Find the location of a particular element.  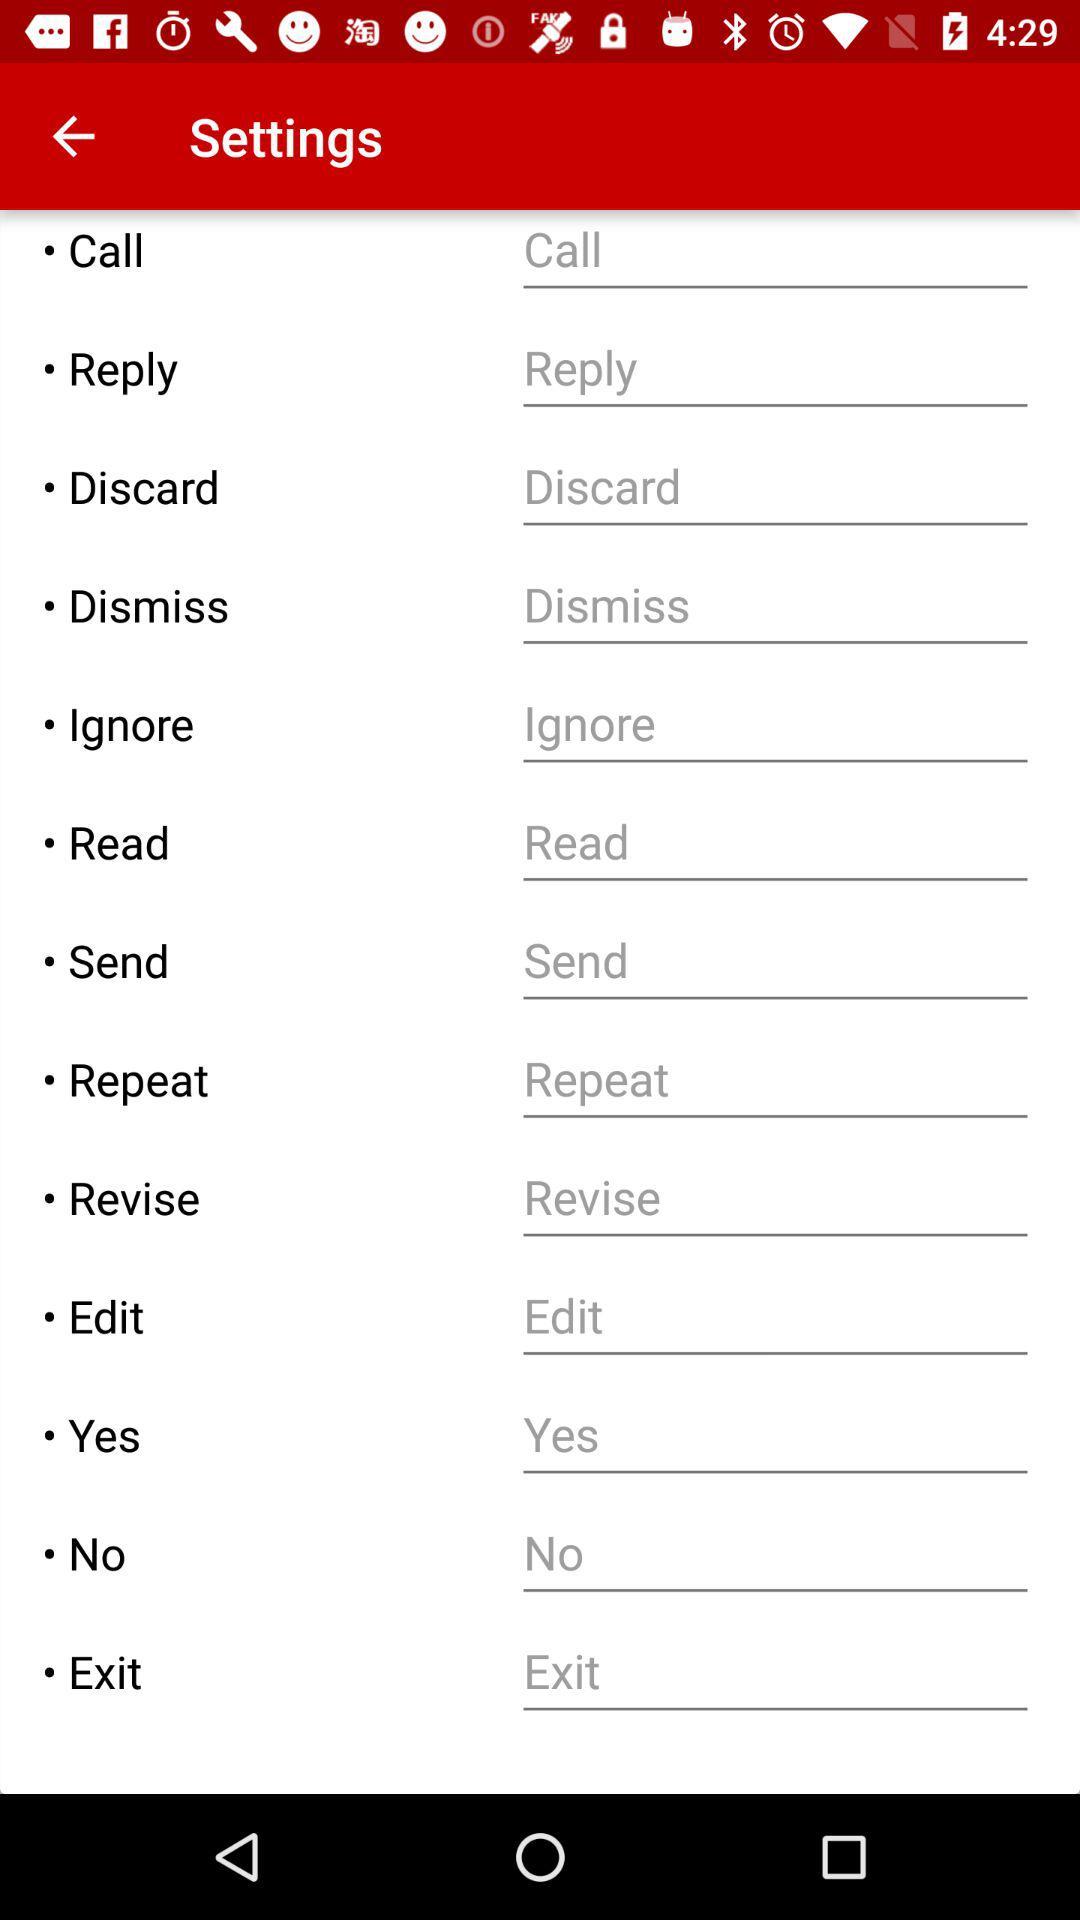

specify text to be deleted is located at coordinates (774, 486).